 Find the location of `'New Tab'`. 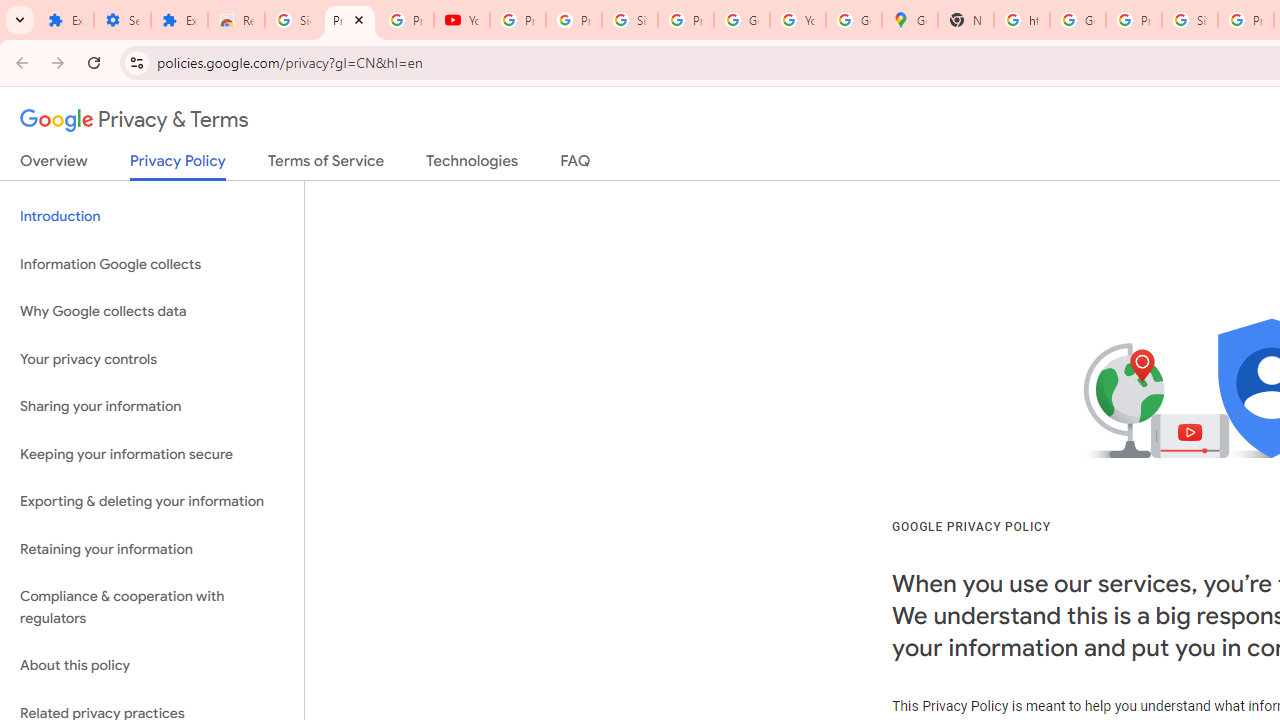

'New Tab' is located at coordinates (966, 20).